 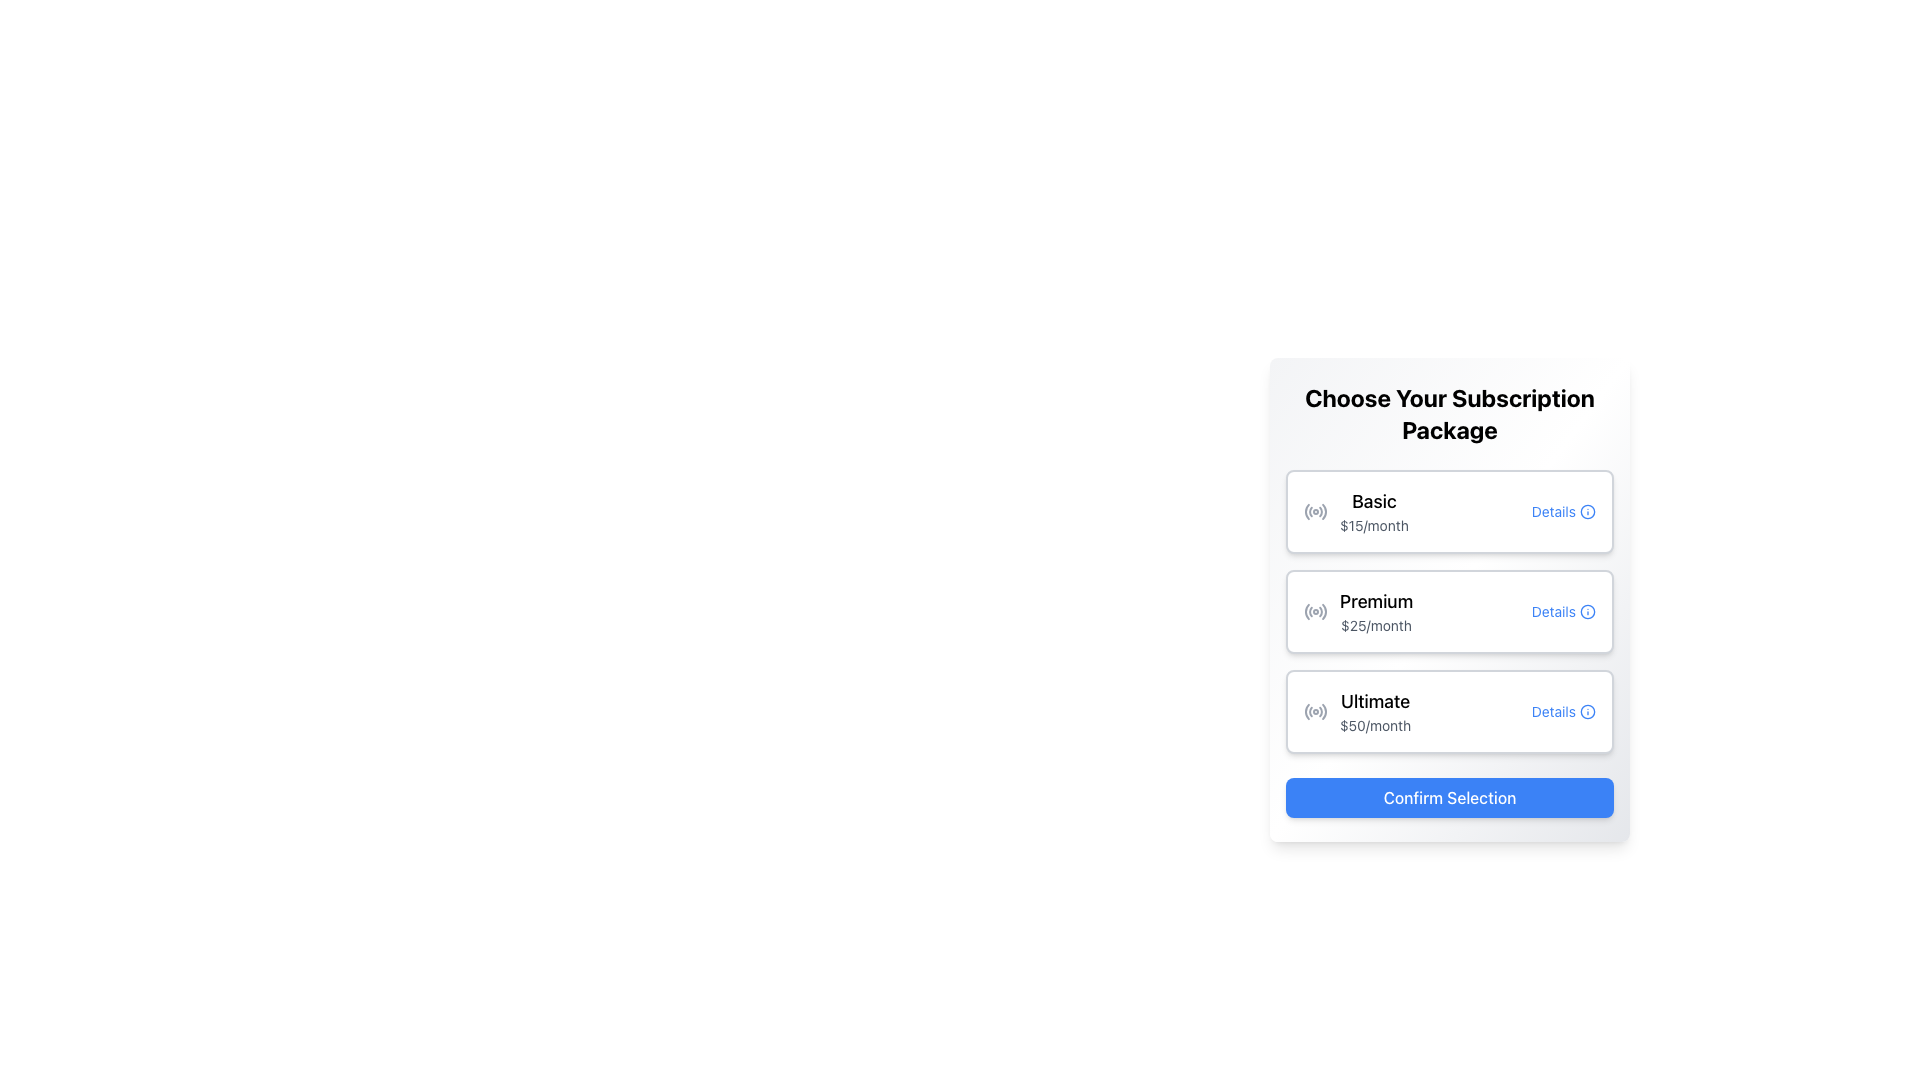 What do you see at coordinates (1587, 611) in the screenshot?
I see `the small circular information icon with a blue outline and lighter blue fill located to the right of the 'Premium' subscription option within the 'Details' button` at bounding box center [1587, 611].